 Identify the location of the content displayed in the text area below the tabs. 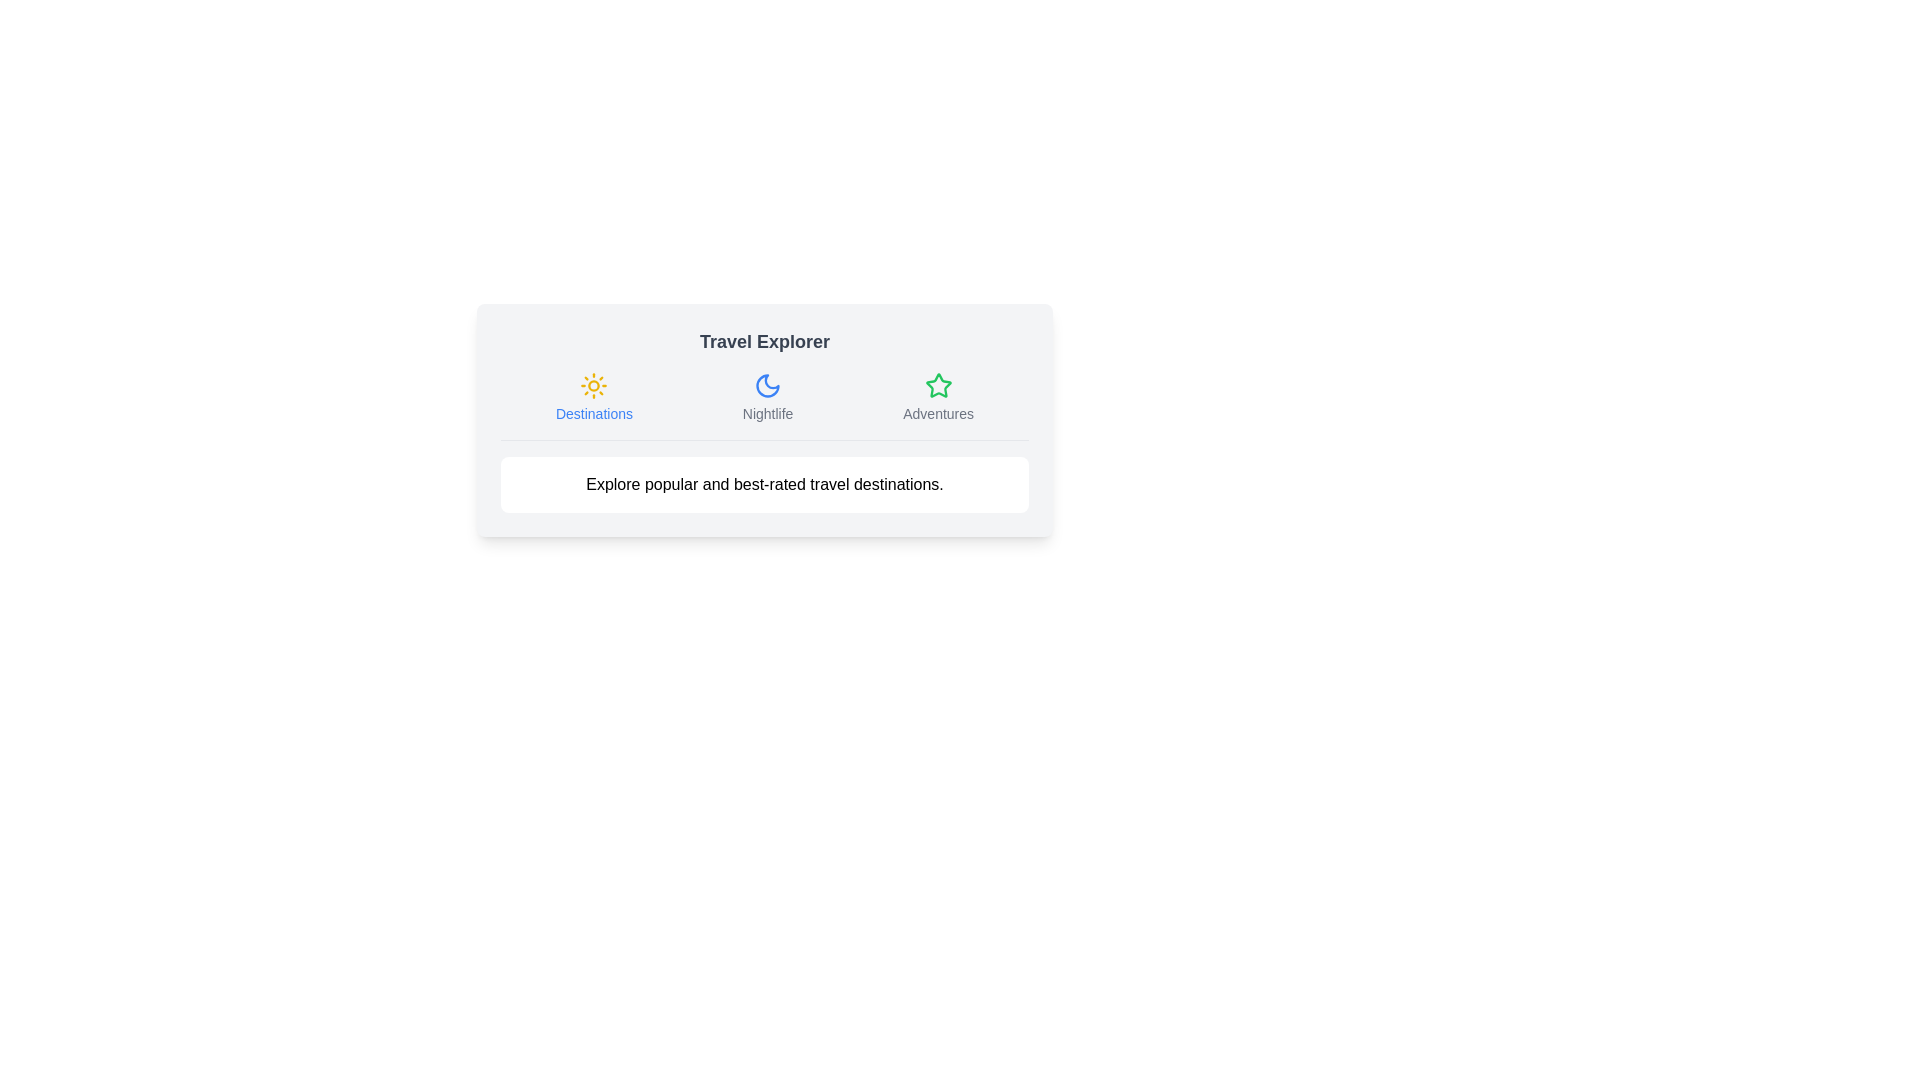
(763, 485).